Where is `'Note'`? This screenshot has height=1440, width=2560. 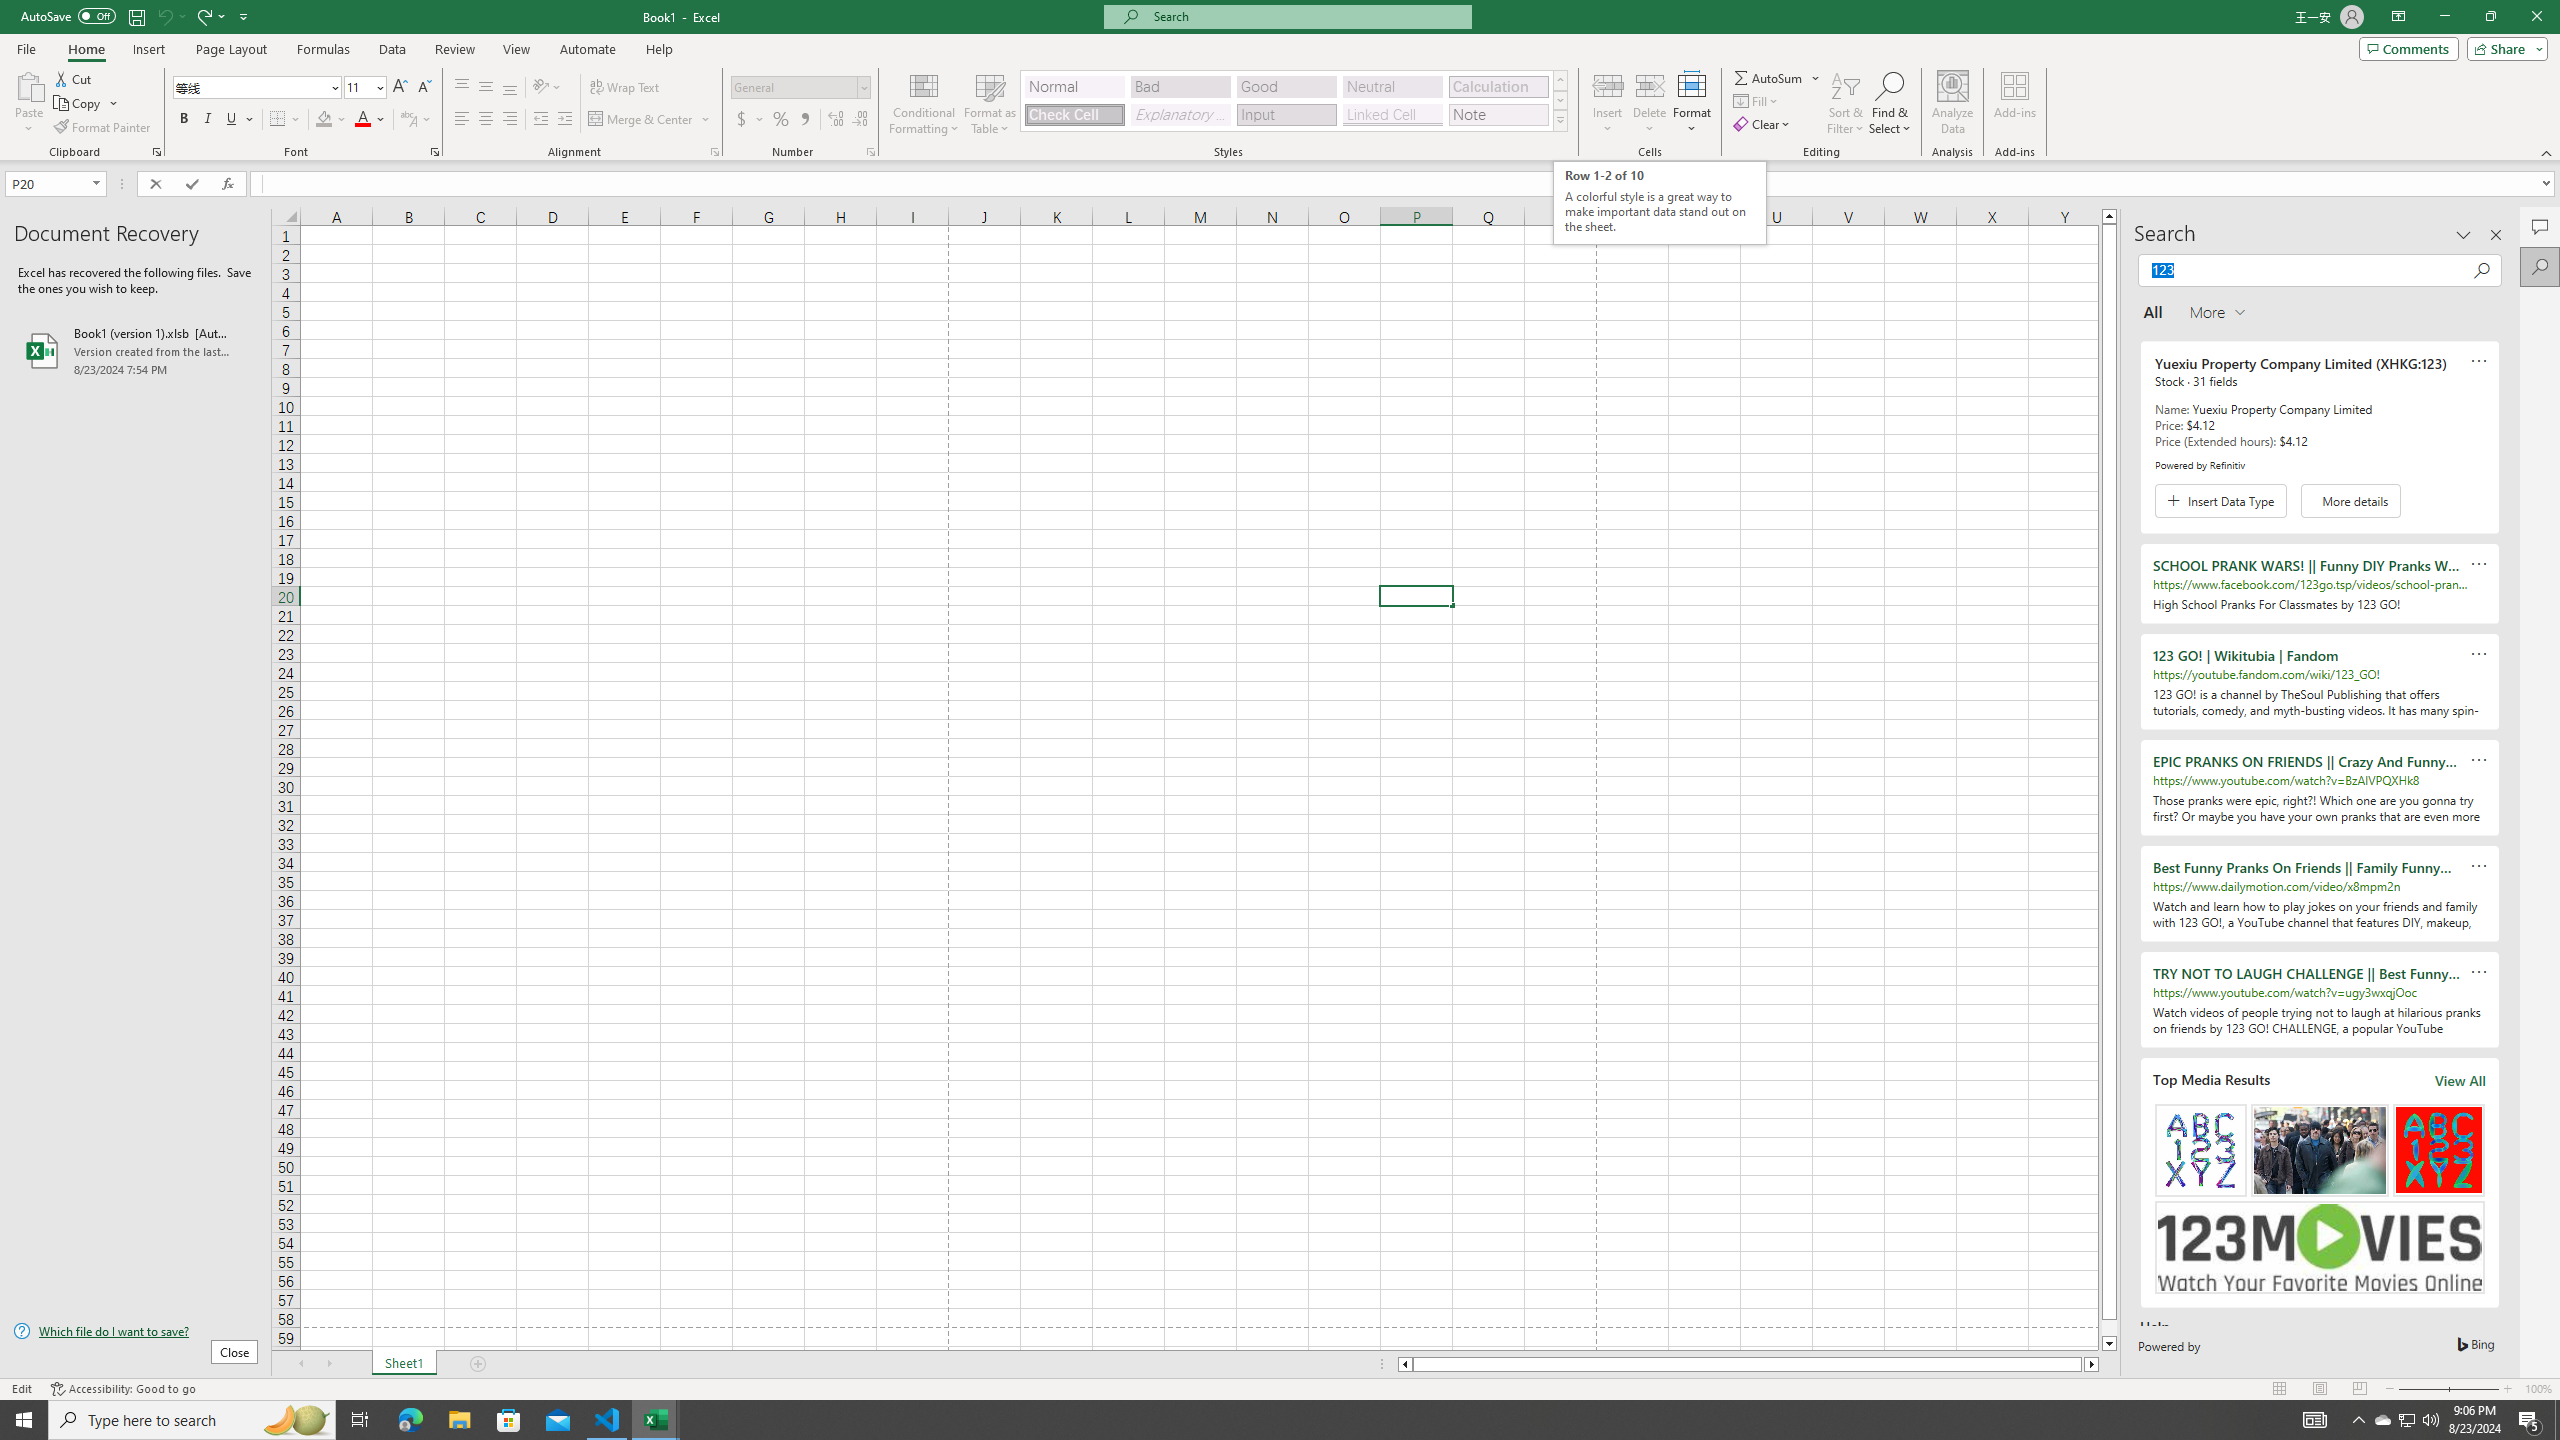
'Note' is located at coordinates (1497, 114).